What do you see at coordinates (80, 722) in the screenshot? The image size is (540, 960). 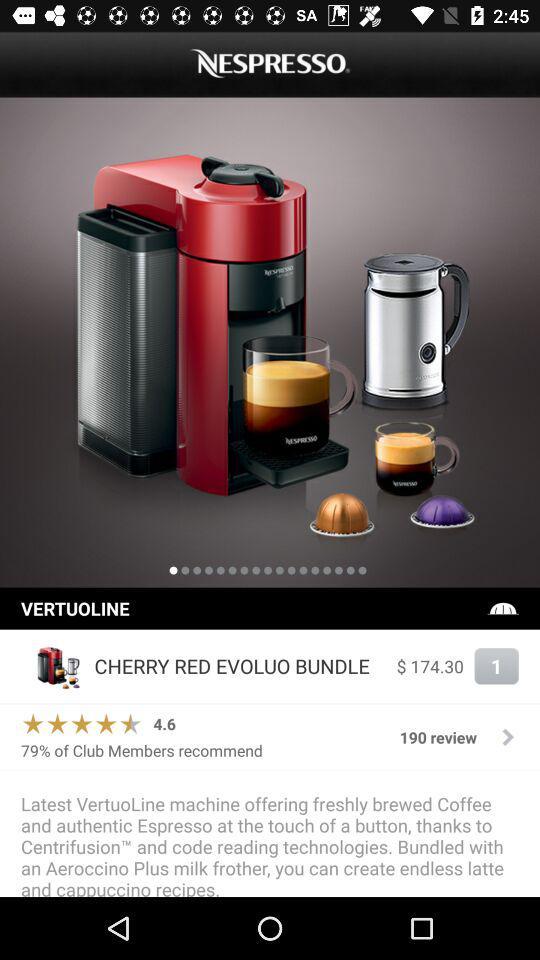 I see `the icon above 79 of club` at bounding box center [80, 722].